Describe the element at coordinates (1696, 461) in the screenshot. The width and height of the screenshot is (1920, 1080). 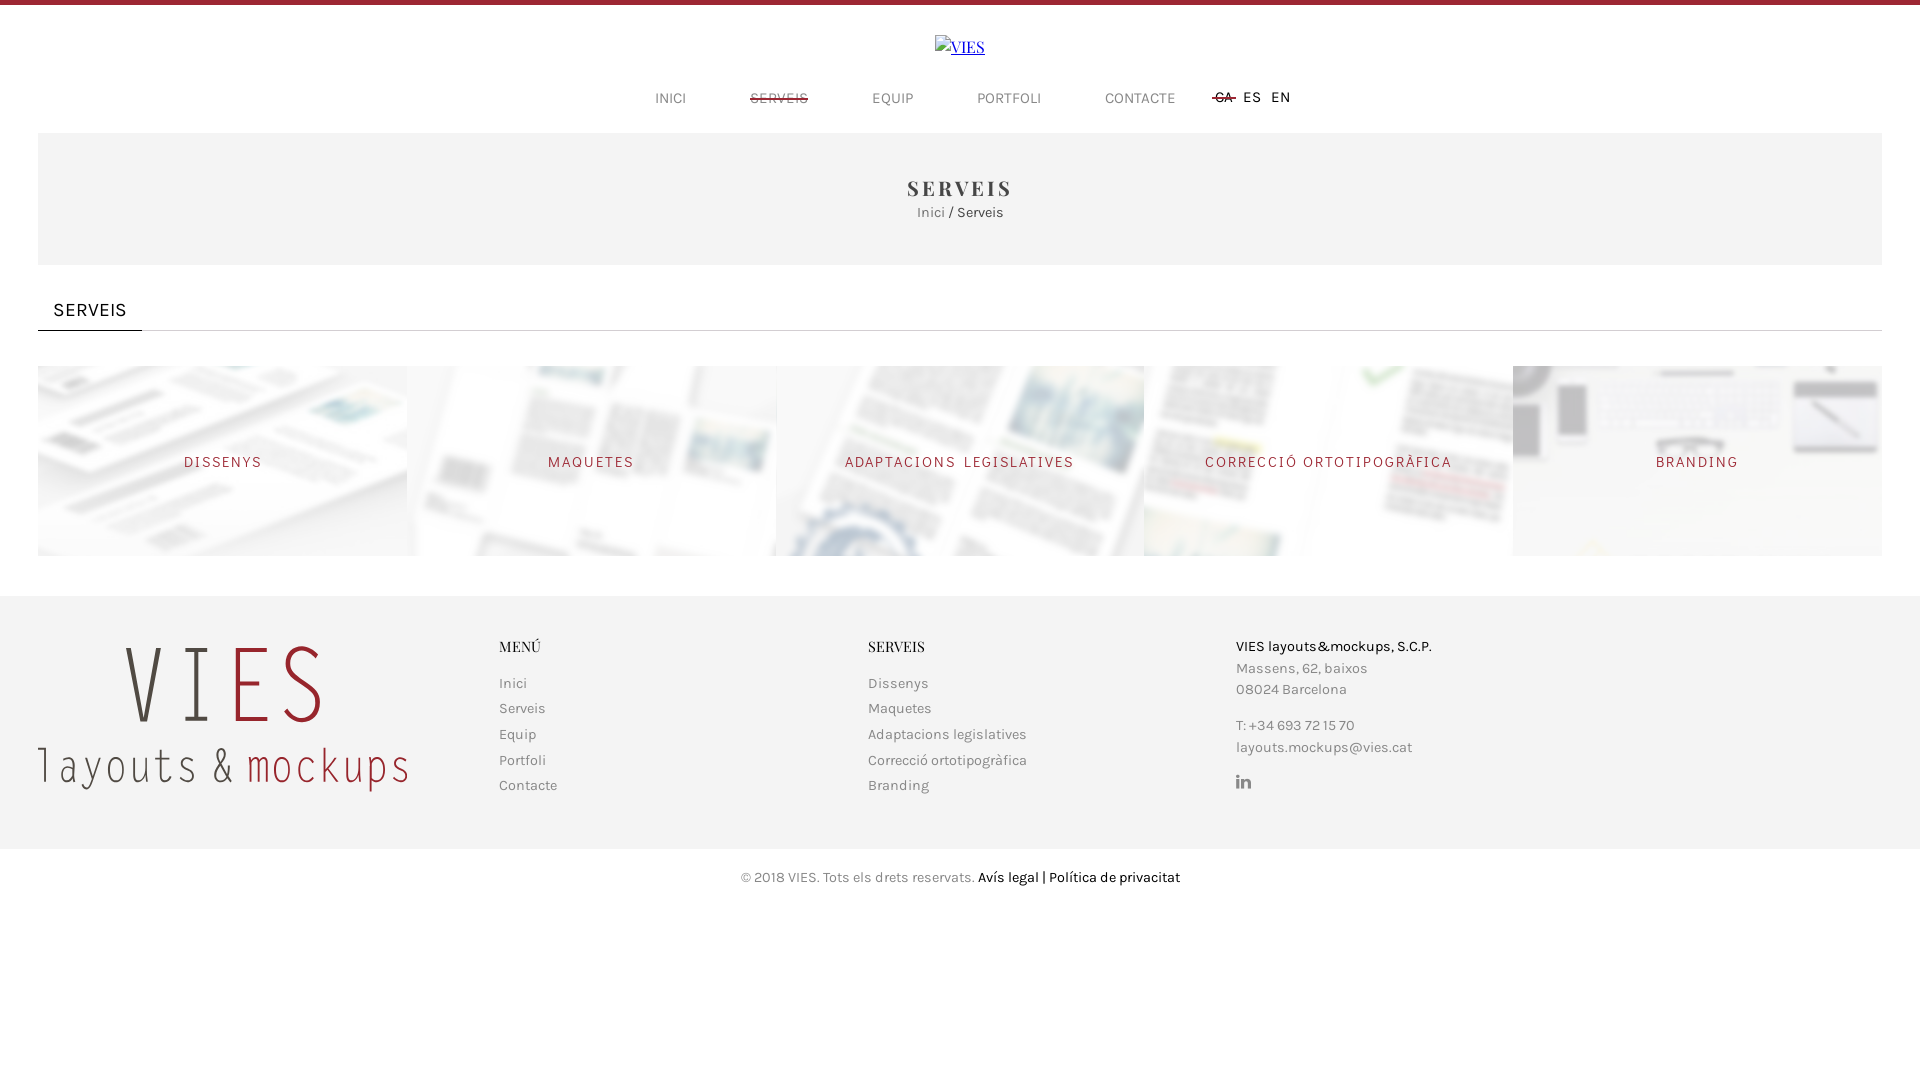
I see `'BRANDING'` at that location.